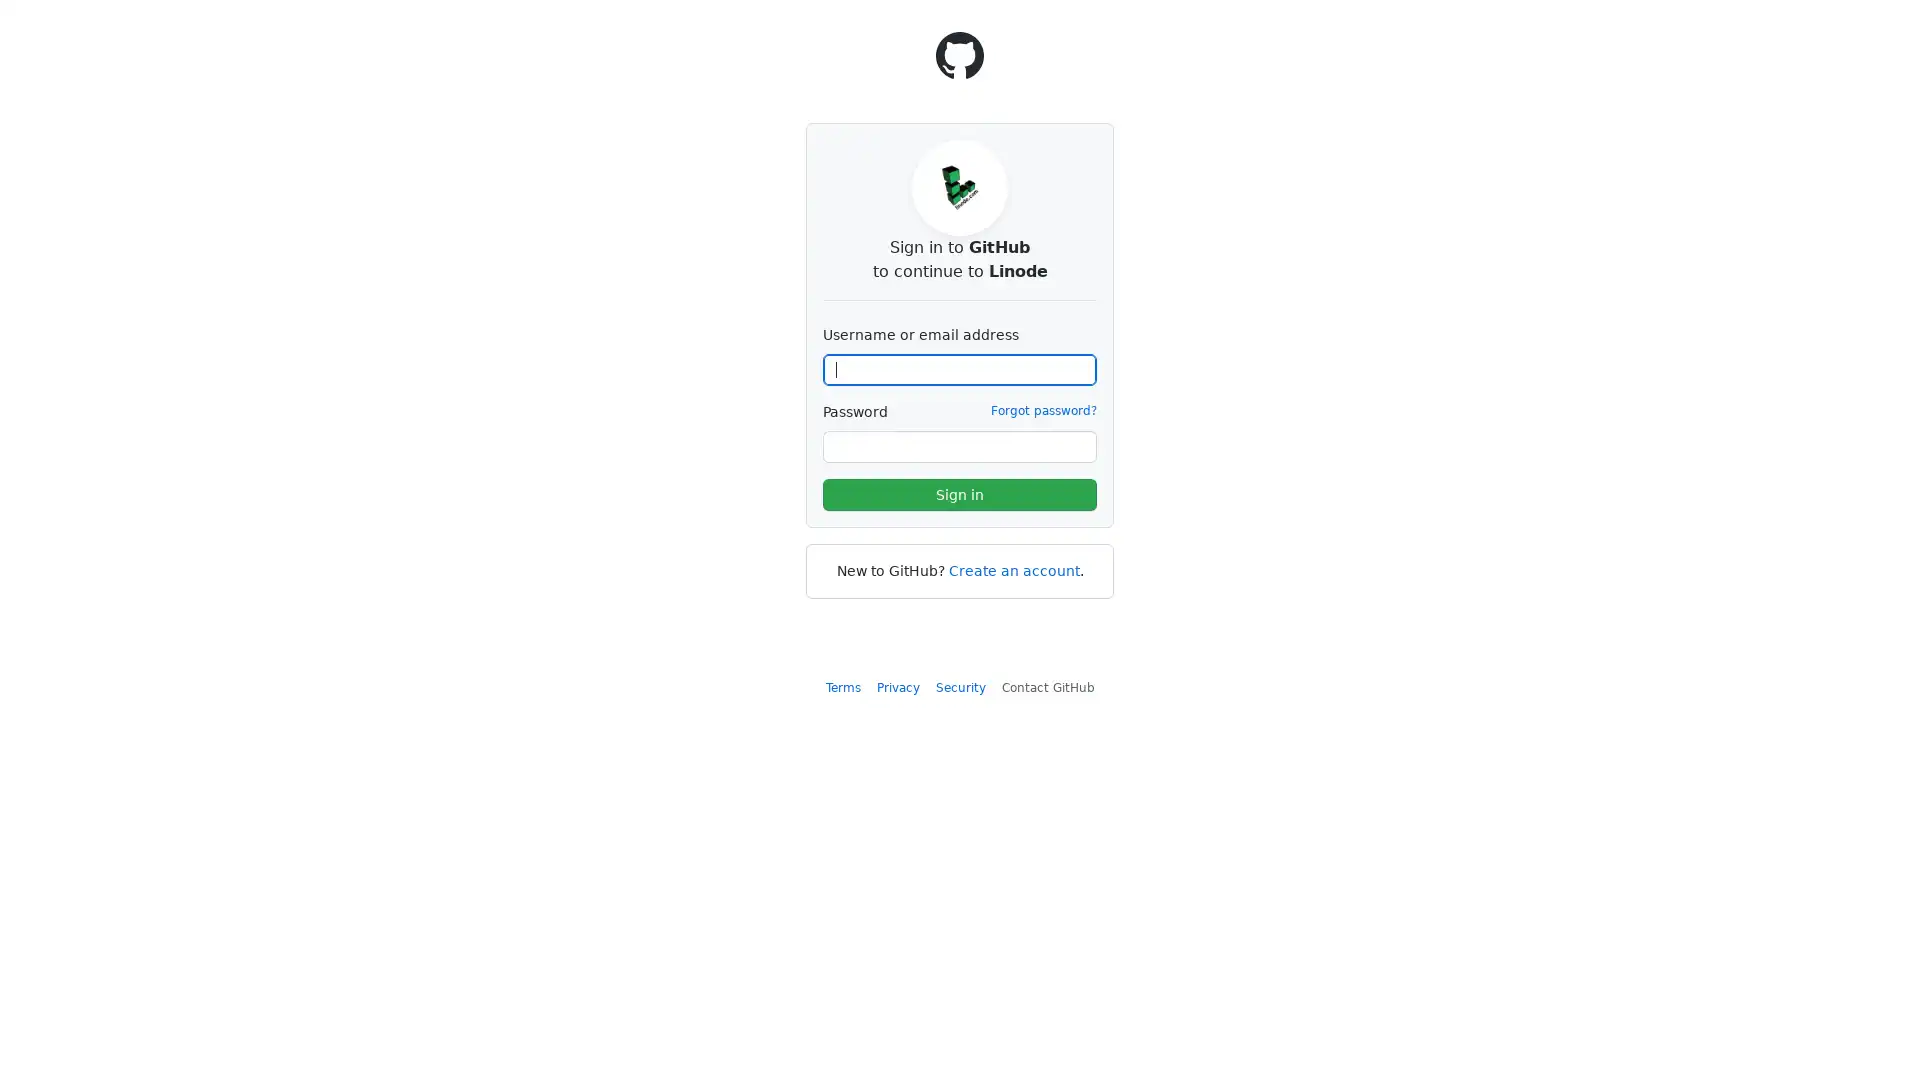  Describe the element at coordinates (960, 494) in the screenshot. I see `Sign in` at that location.